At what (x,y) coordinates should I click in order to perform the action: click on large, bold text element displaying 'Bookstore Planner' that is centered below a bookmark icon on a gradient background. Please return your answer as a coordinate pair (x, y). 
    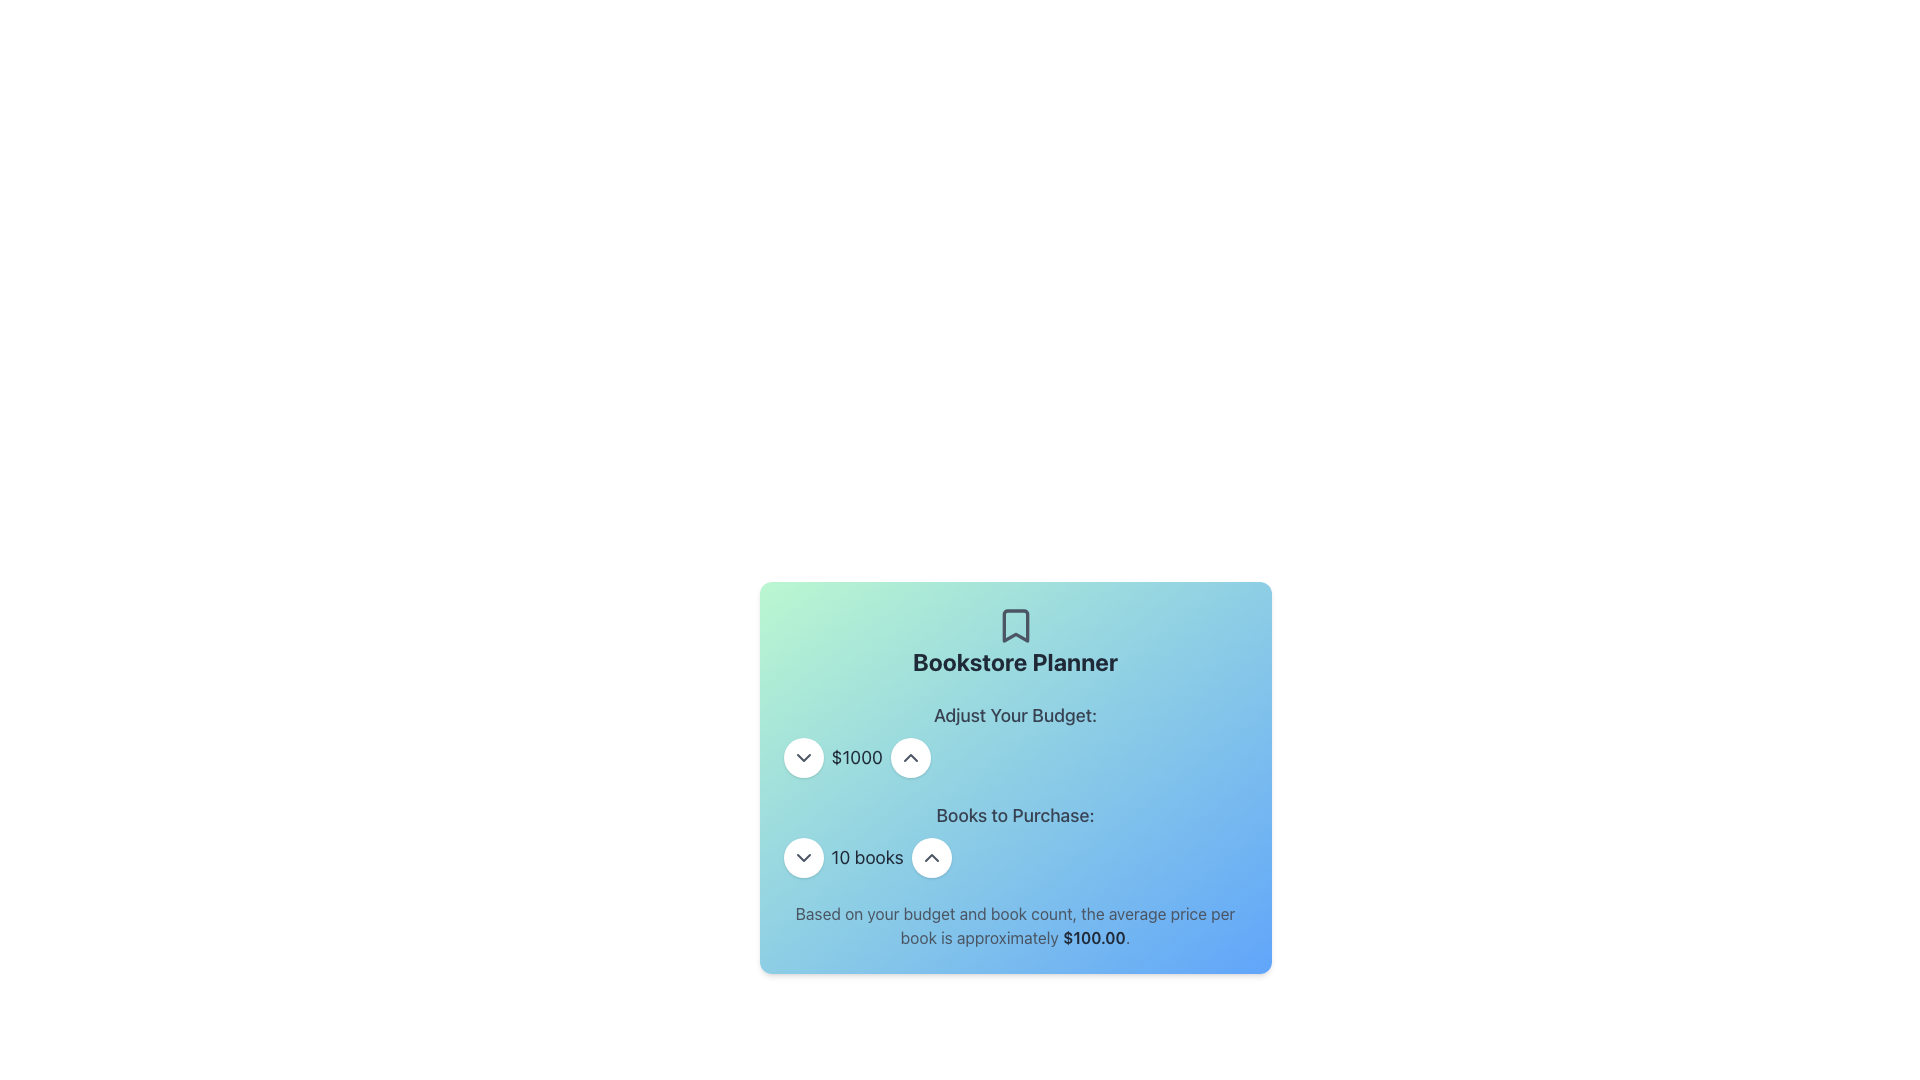
    Looking at the image, I should click on (1015, 662).